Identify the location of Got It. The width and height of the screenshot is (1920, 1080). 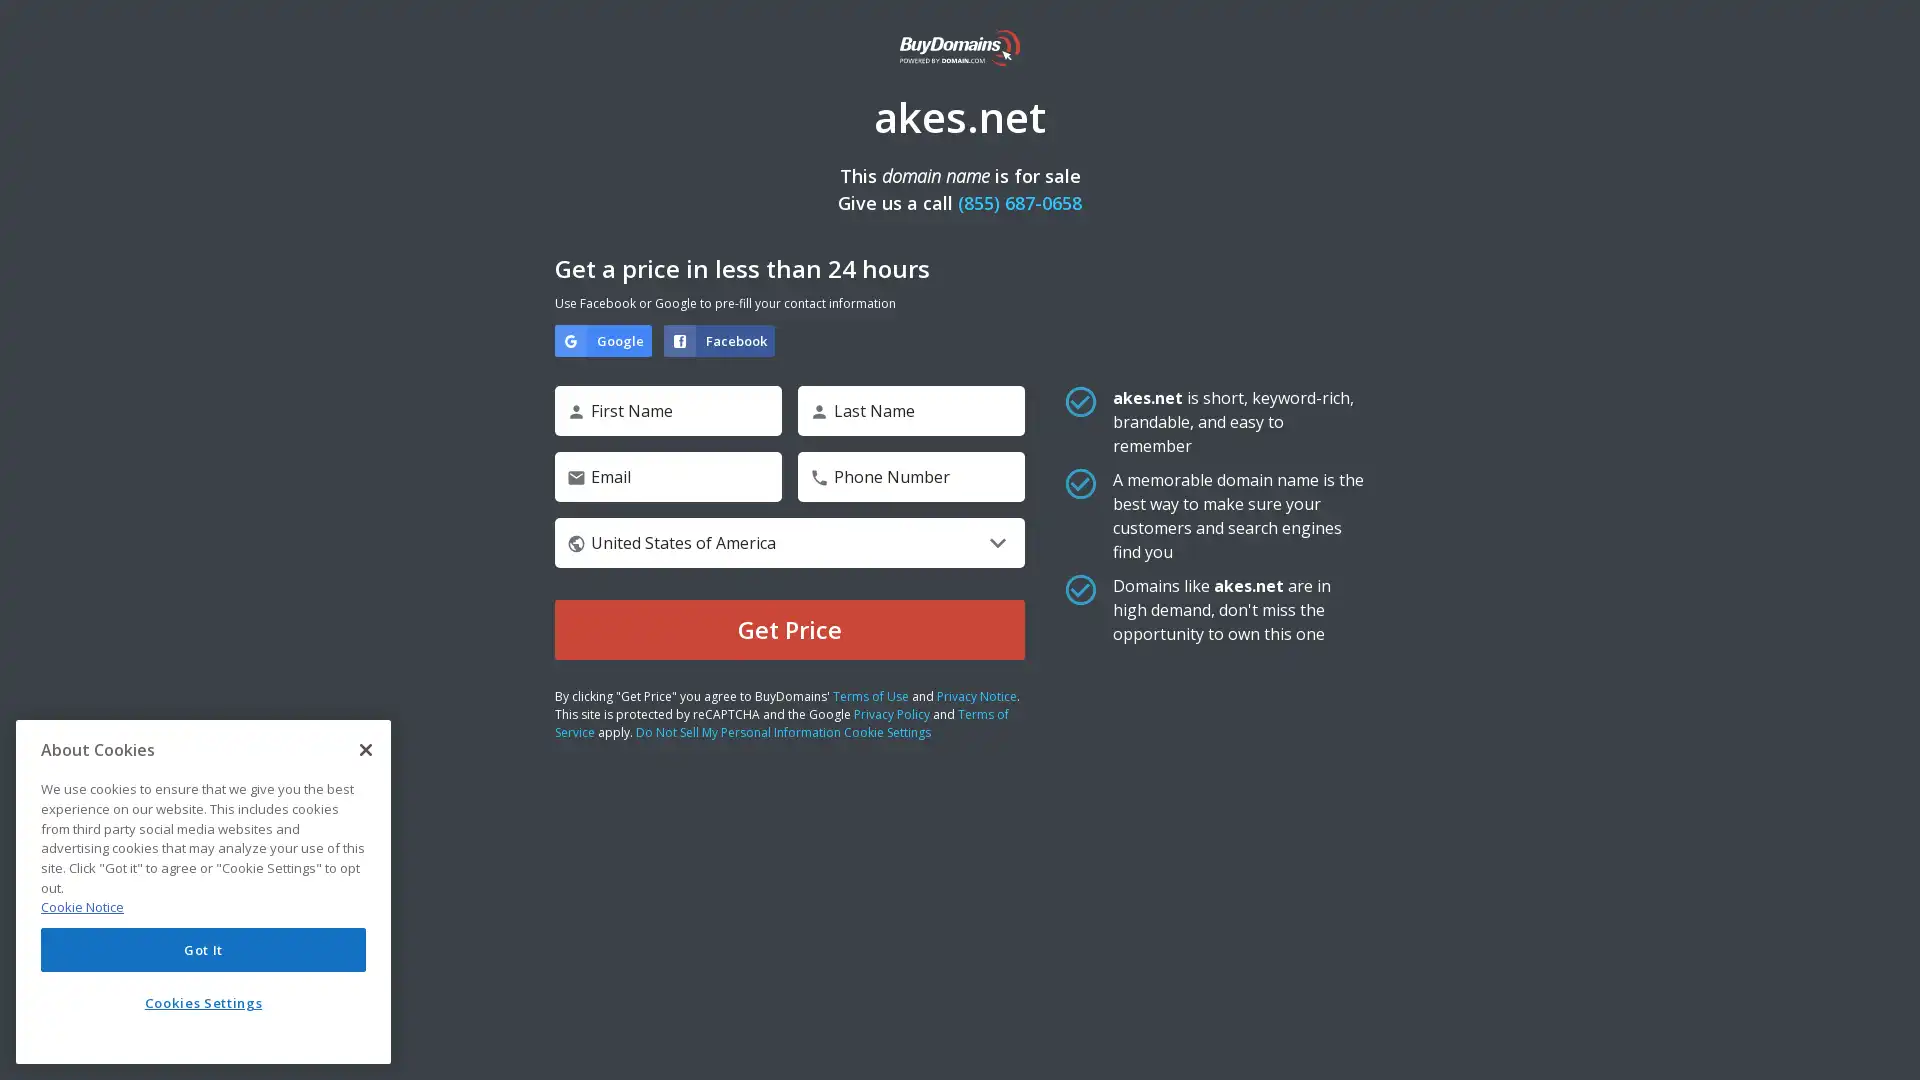
(203, 948).